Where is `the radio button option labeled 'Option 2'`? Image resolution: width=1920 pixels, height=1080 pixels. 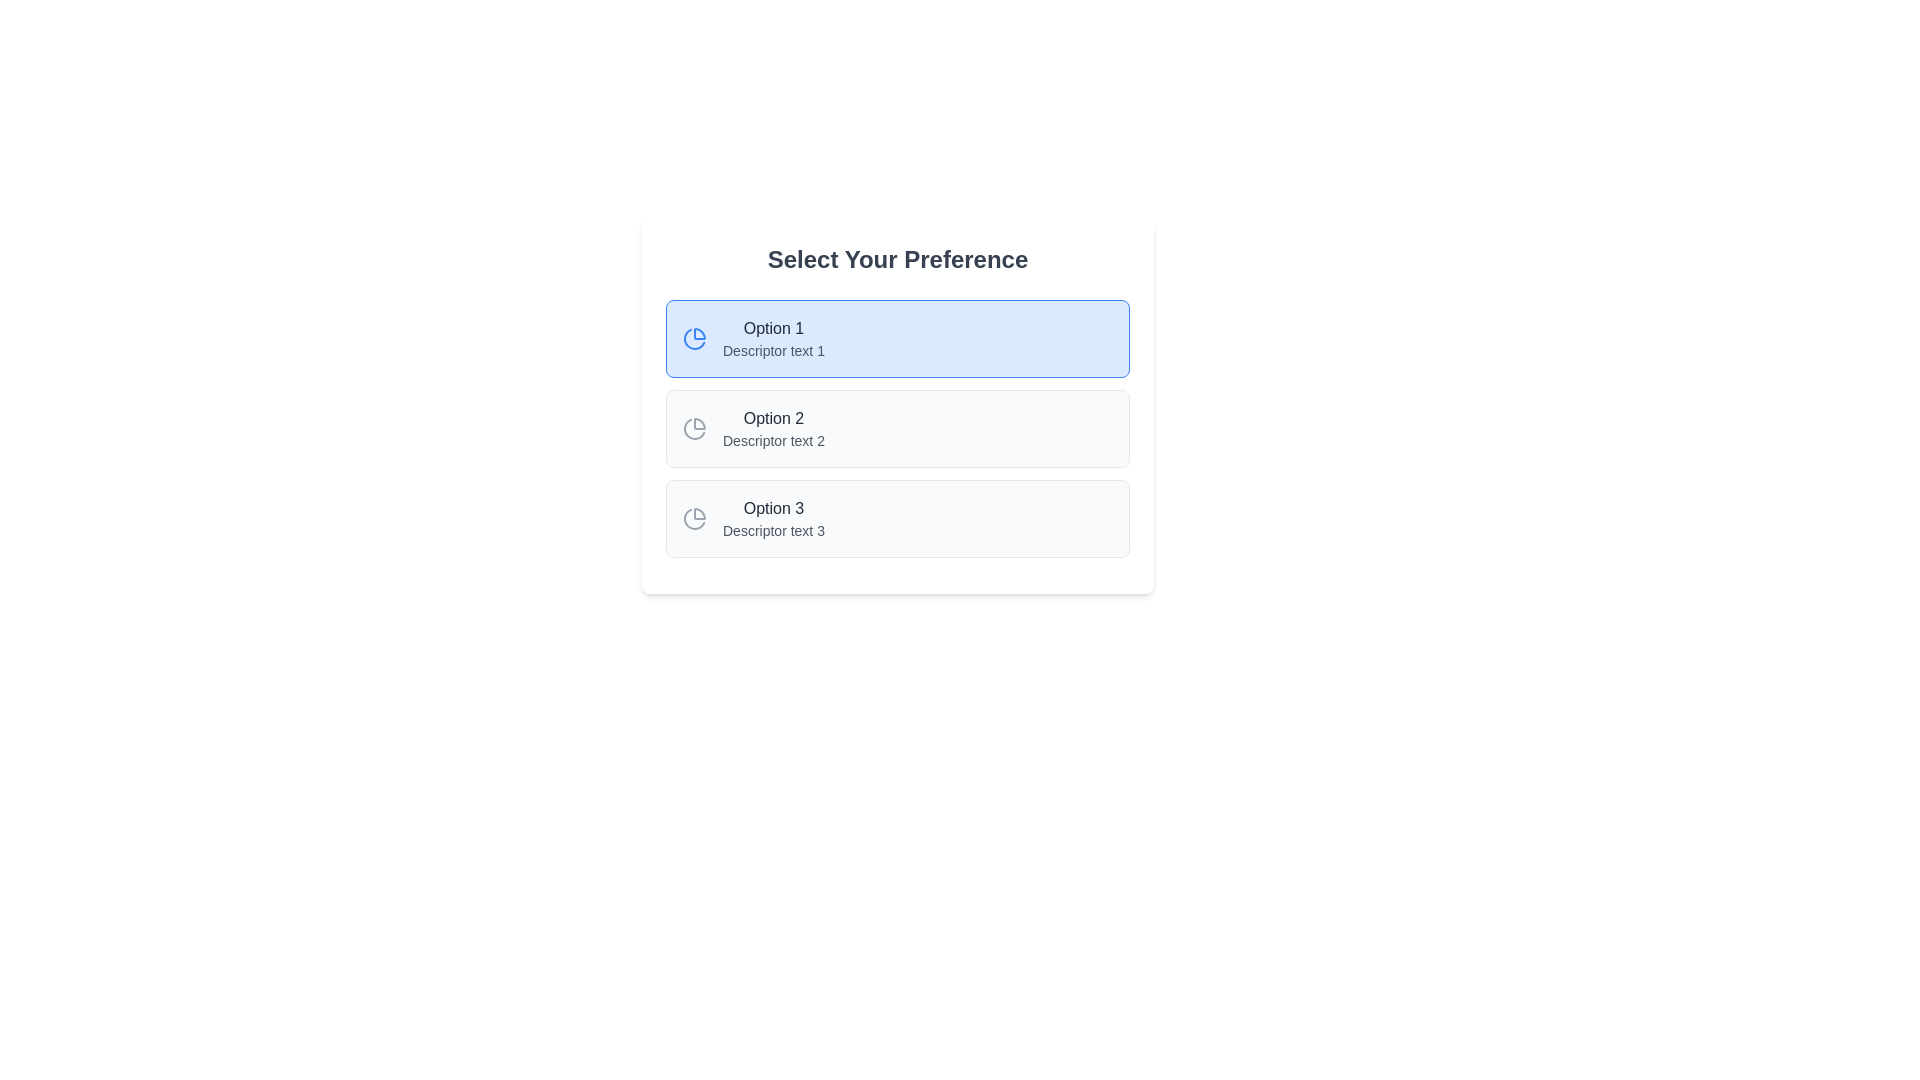
the radio button option labeled 'Option 2' is located at coordinates (896, 405).